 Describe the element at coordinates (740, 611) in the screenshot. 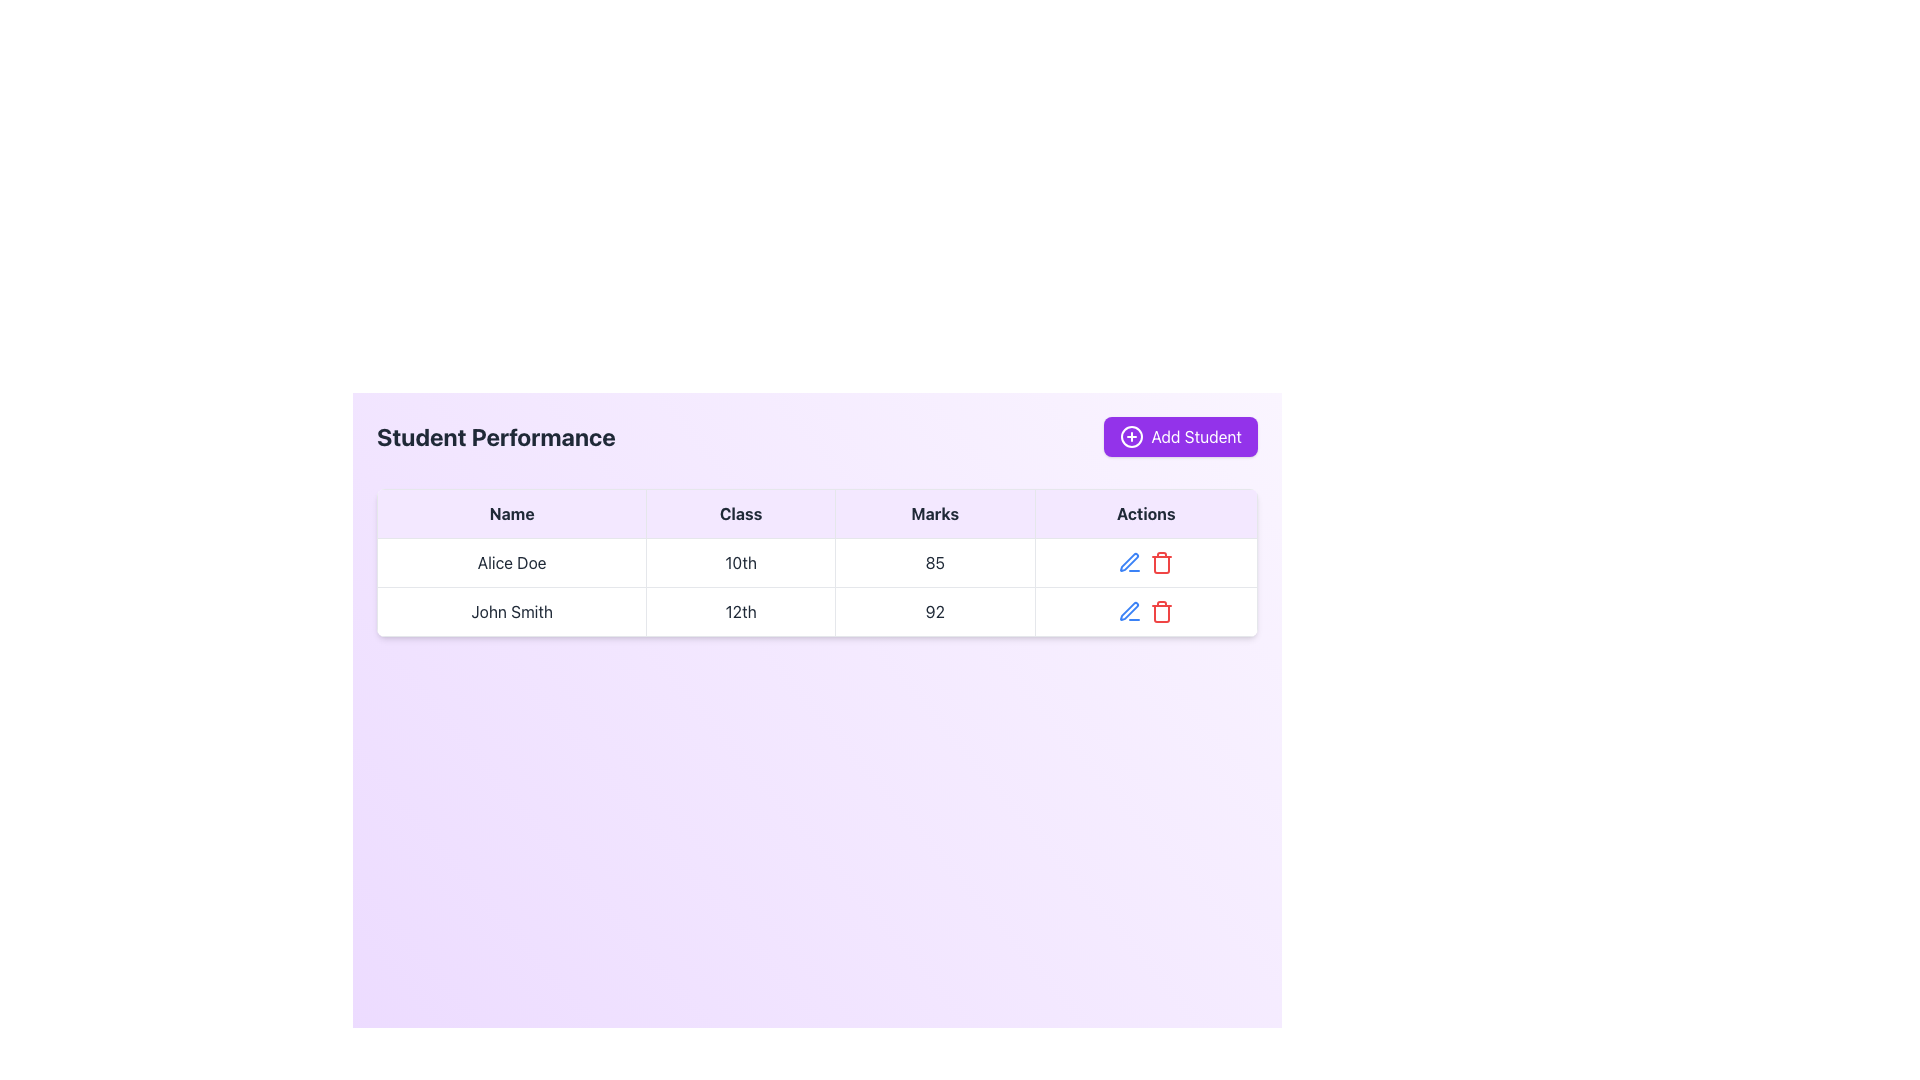

I see `the text cell containing '12th'` at that location.